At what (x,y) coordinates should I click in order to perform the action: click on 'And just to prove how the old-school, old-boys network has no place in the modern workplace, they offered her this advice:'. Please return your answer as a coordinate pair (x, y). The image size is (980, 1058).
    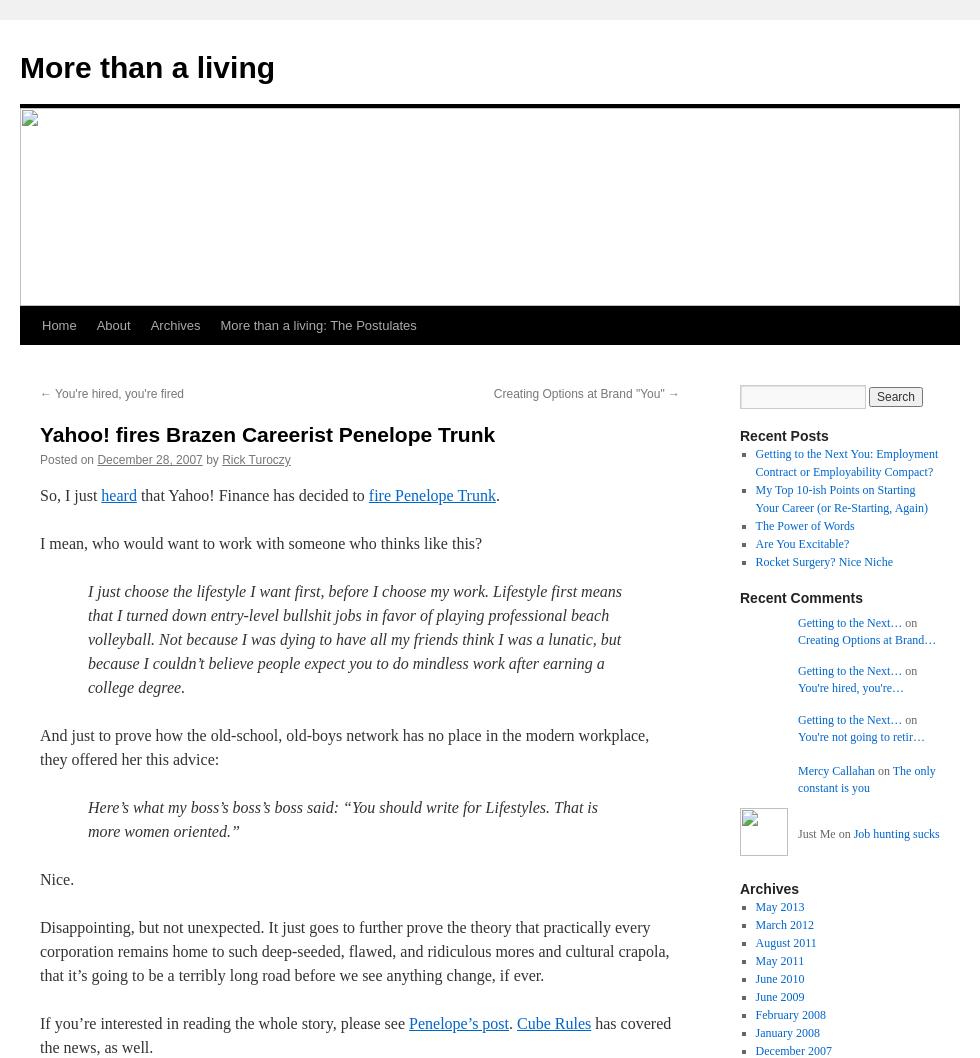
    Looking at the image, I should click on (39, 747).